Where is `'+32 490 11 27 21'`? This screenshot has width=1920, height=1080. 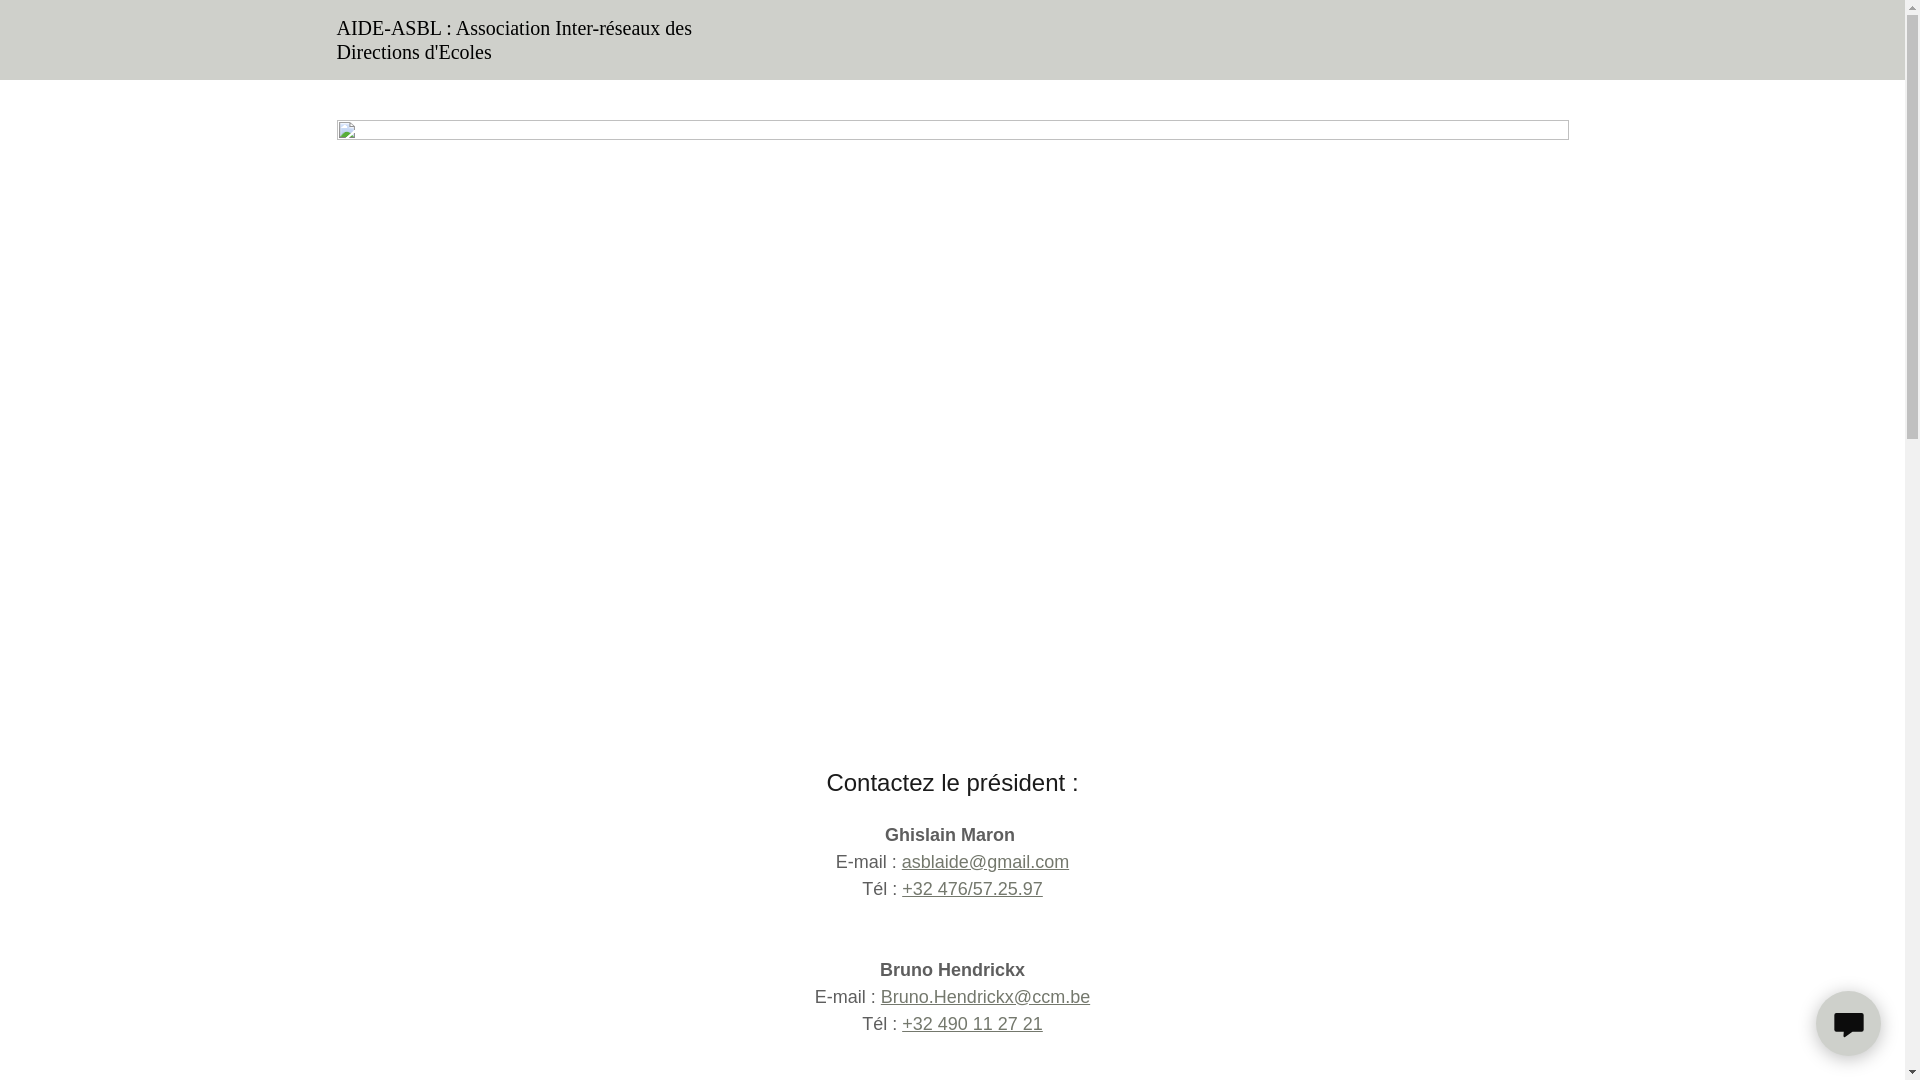 '+32 490 11 27 21' is located at coordinates (972, 1023).